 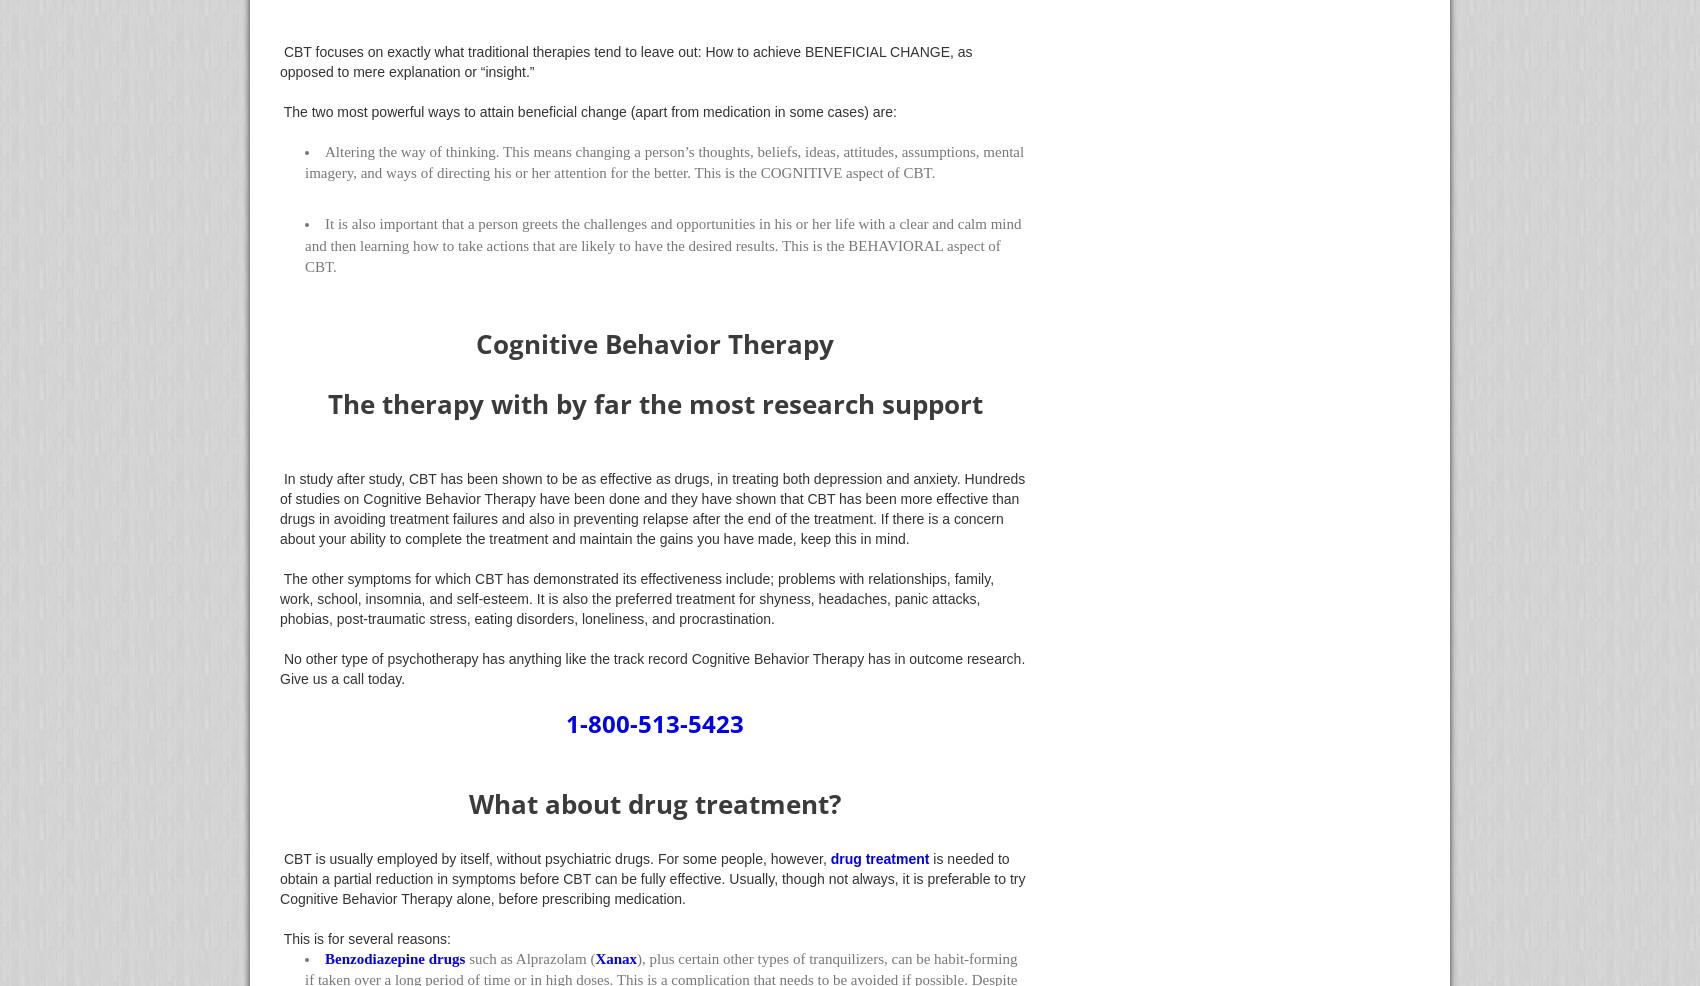 What do you see at coordinates (469, 802) in the screenshot?
I see `'What about drug treatment?'` at bounding box center [469, 802].